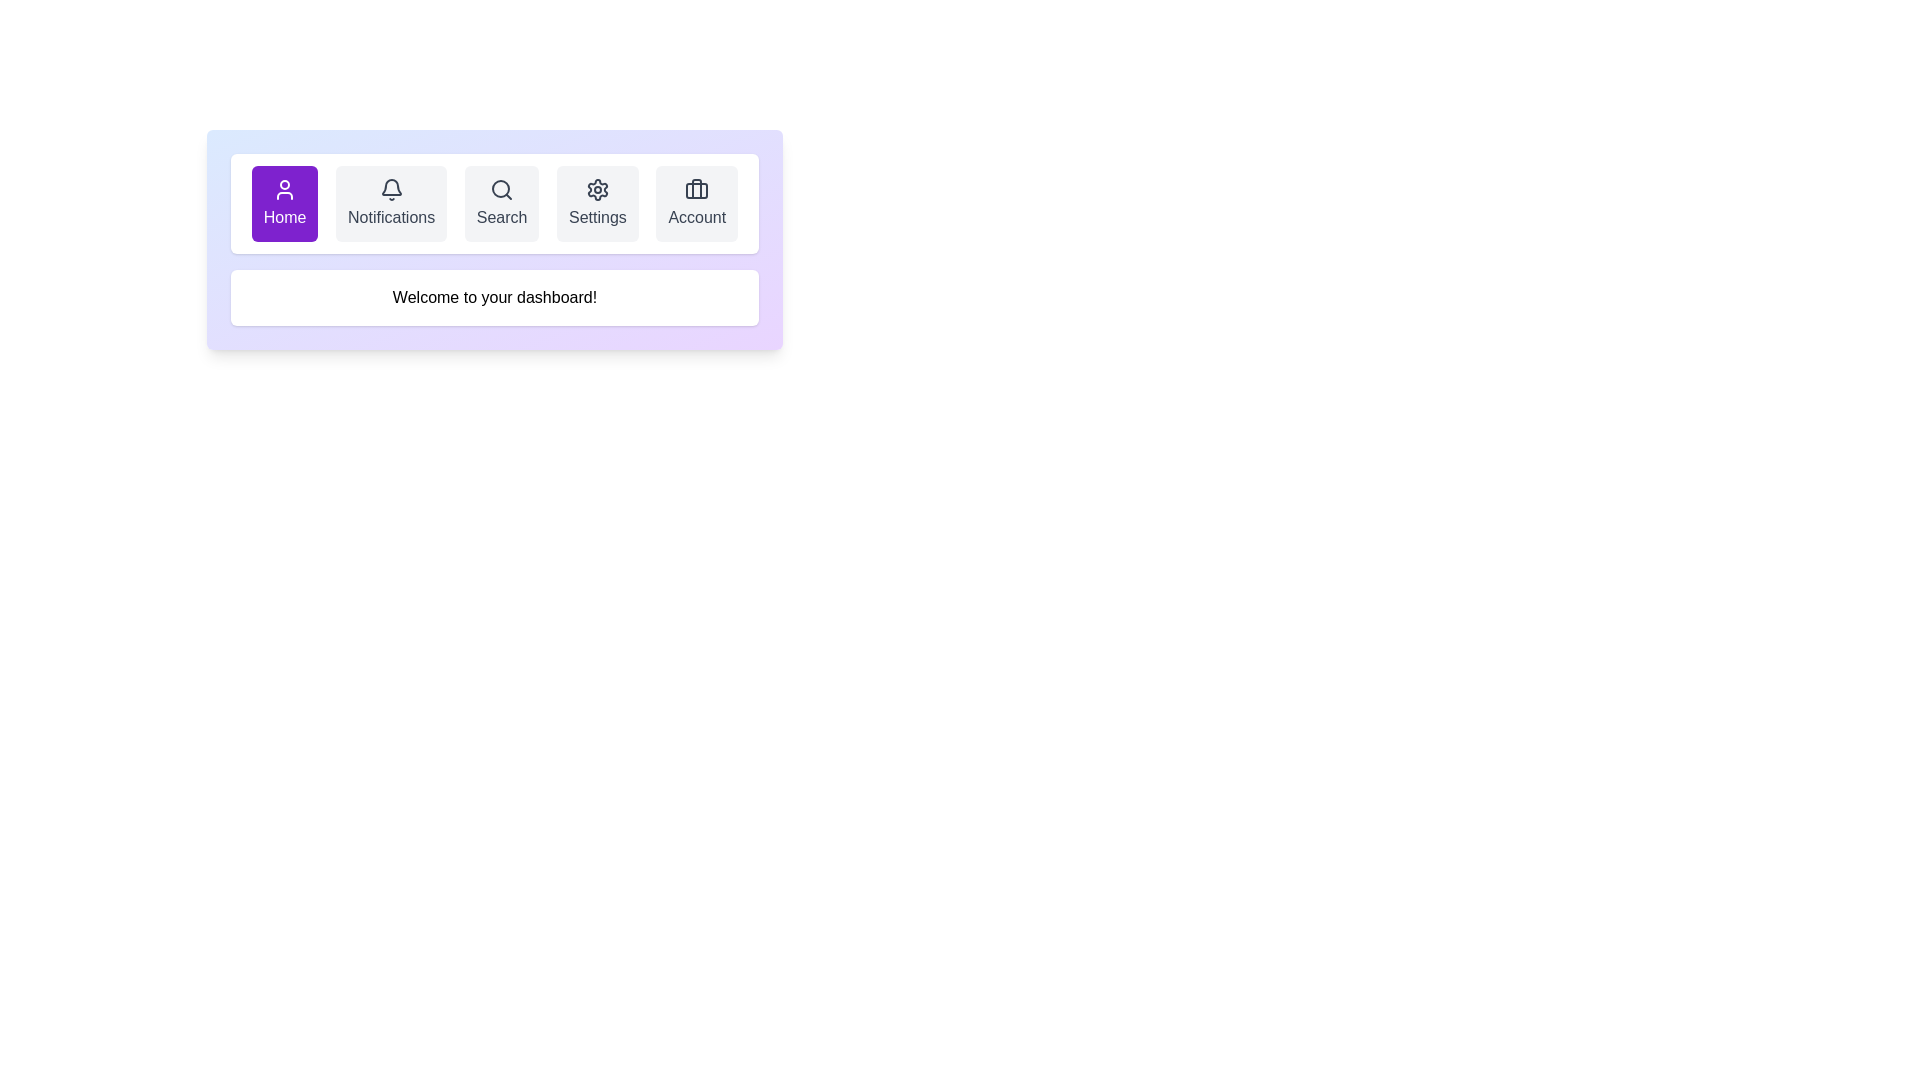 This screenshot has height=1080, width=1920. Describe the element at coordinates (391, 218) in the screenshot. I see `text label that says 'Notifications', which is styled with a gray font color and is located in the second button from the left in the horizontal navigation bar, next to a bell icon` at that location.